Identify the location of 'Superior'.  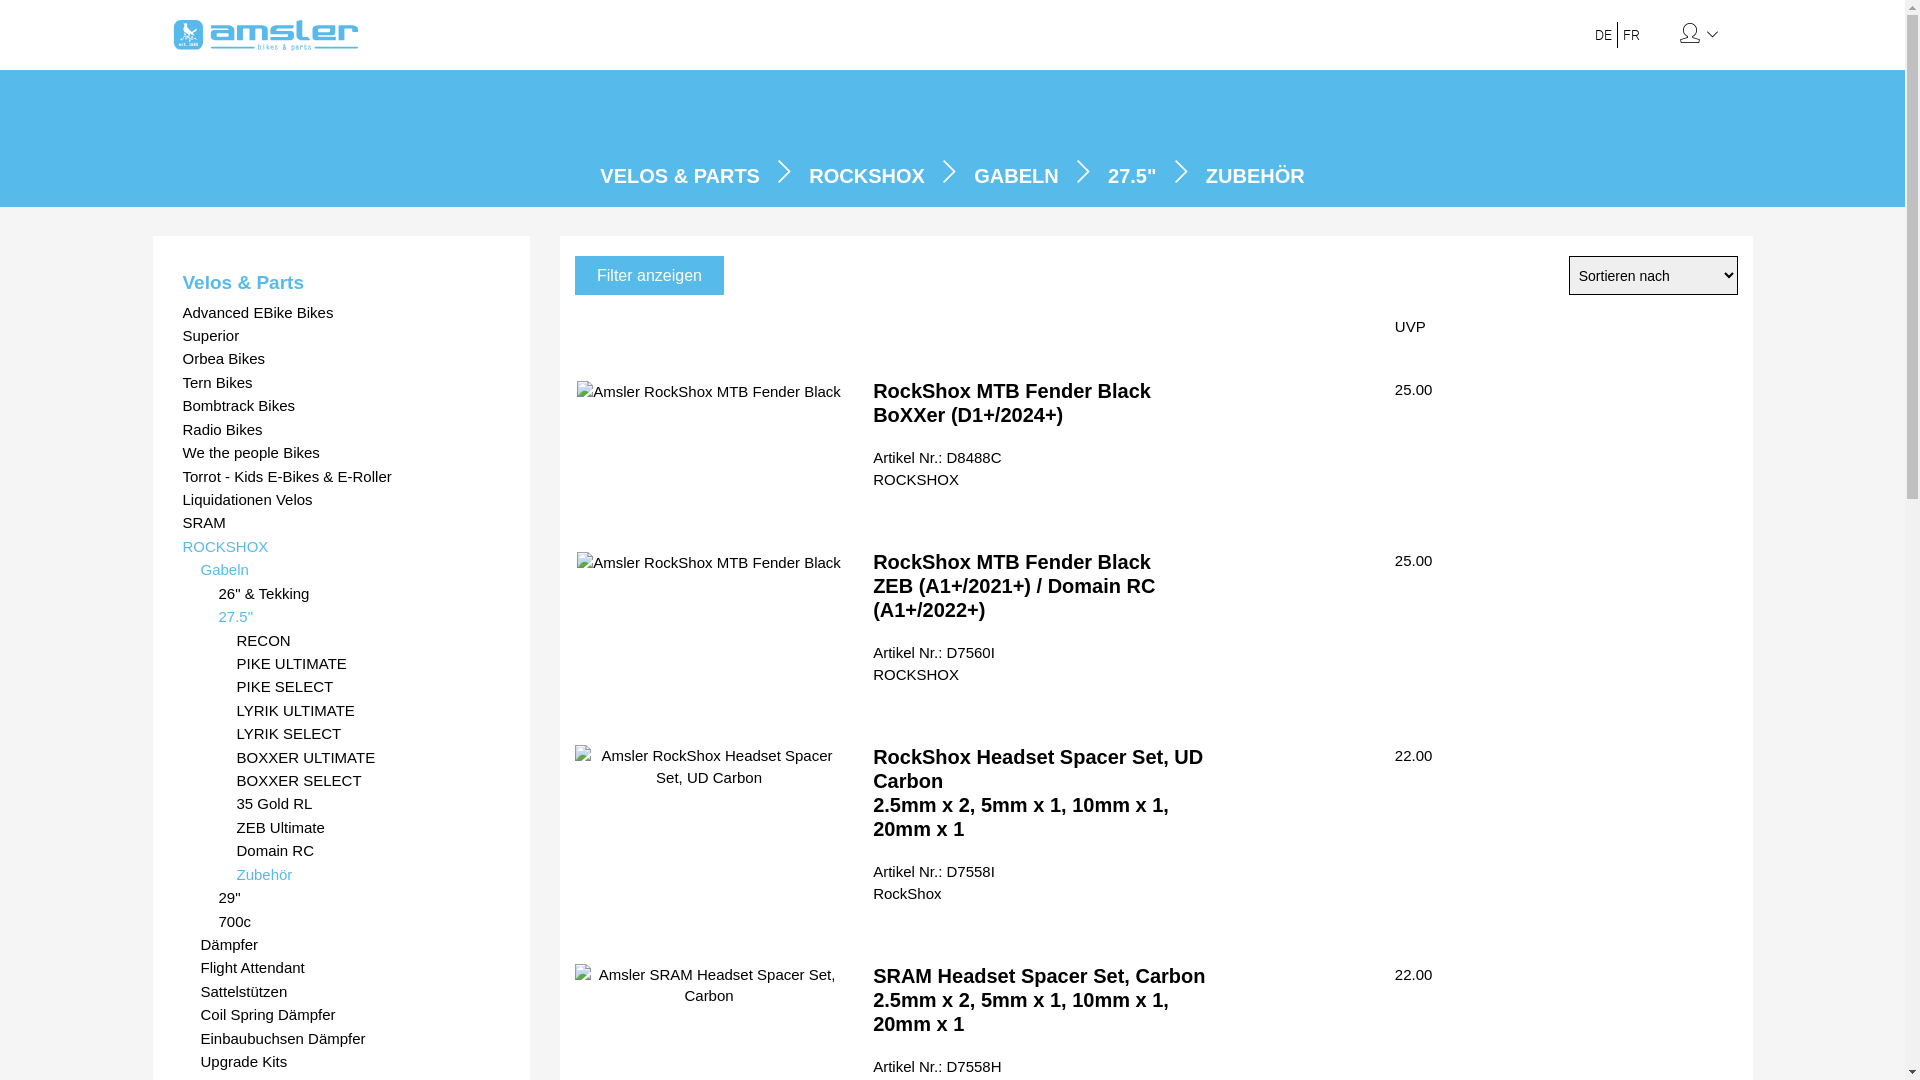
(340, 334).